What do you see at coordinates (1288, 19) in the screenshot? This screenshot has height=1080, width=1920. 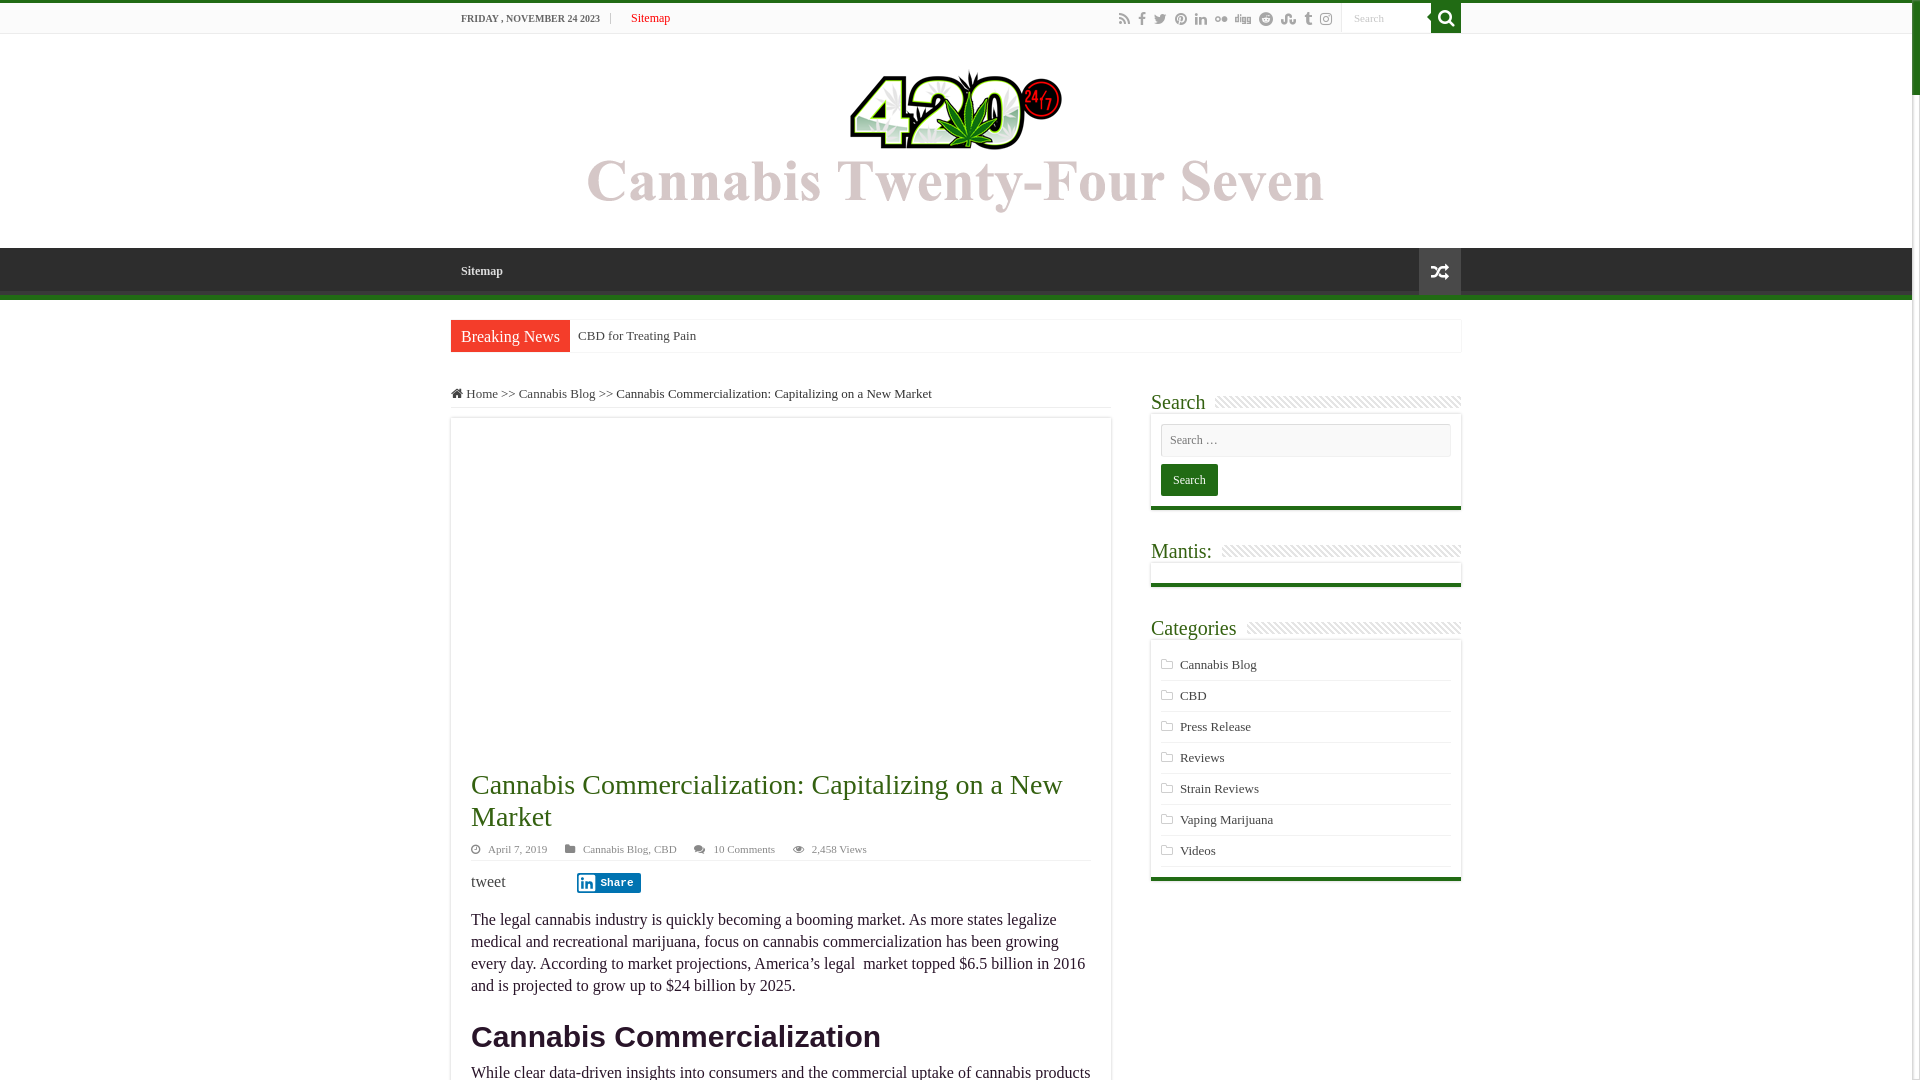 I see `'StumbleUpon'` at bounding box center [1288, 19].